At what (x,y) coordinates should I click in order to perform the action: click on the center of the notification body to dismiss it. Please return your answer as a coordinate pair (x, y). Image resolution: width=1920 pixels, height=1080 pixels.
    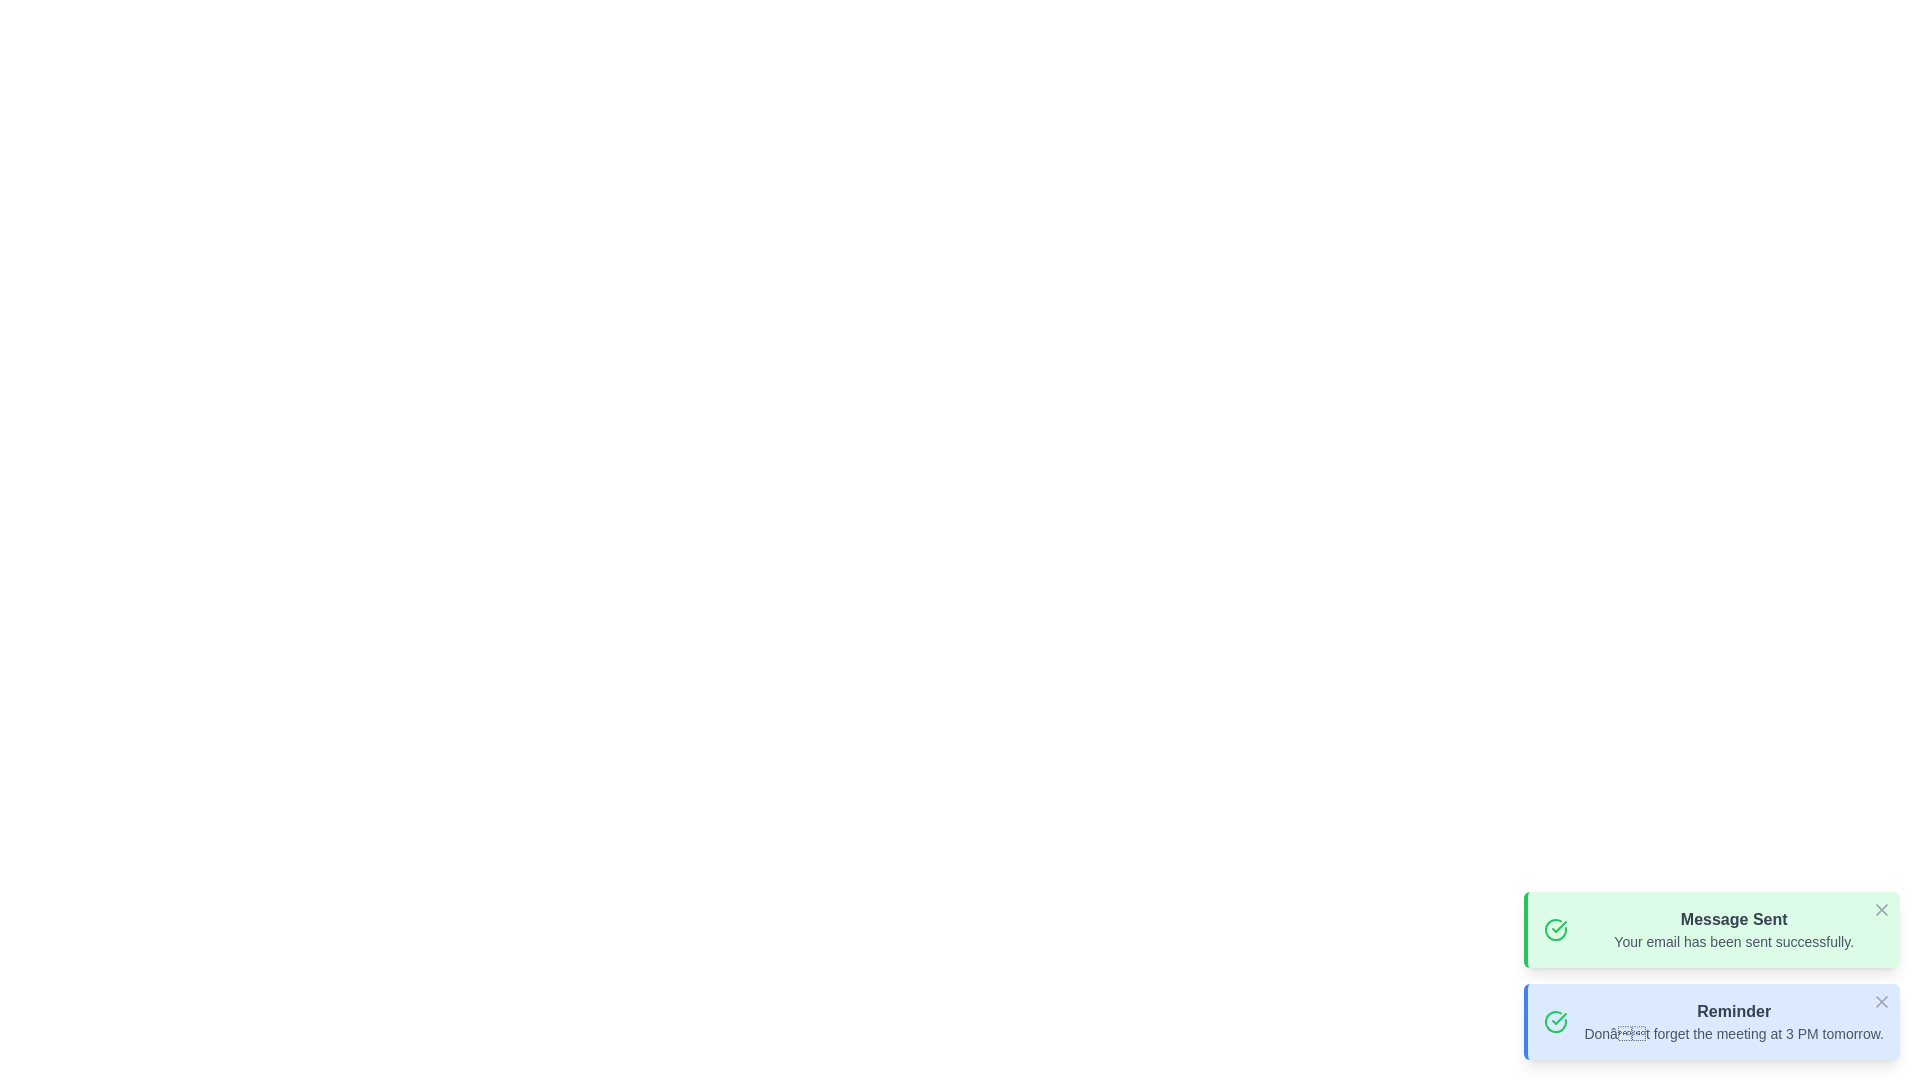
    Looking at the image, I should click on (1711, 929).